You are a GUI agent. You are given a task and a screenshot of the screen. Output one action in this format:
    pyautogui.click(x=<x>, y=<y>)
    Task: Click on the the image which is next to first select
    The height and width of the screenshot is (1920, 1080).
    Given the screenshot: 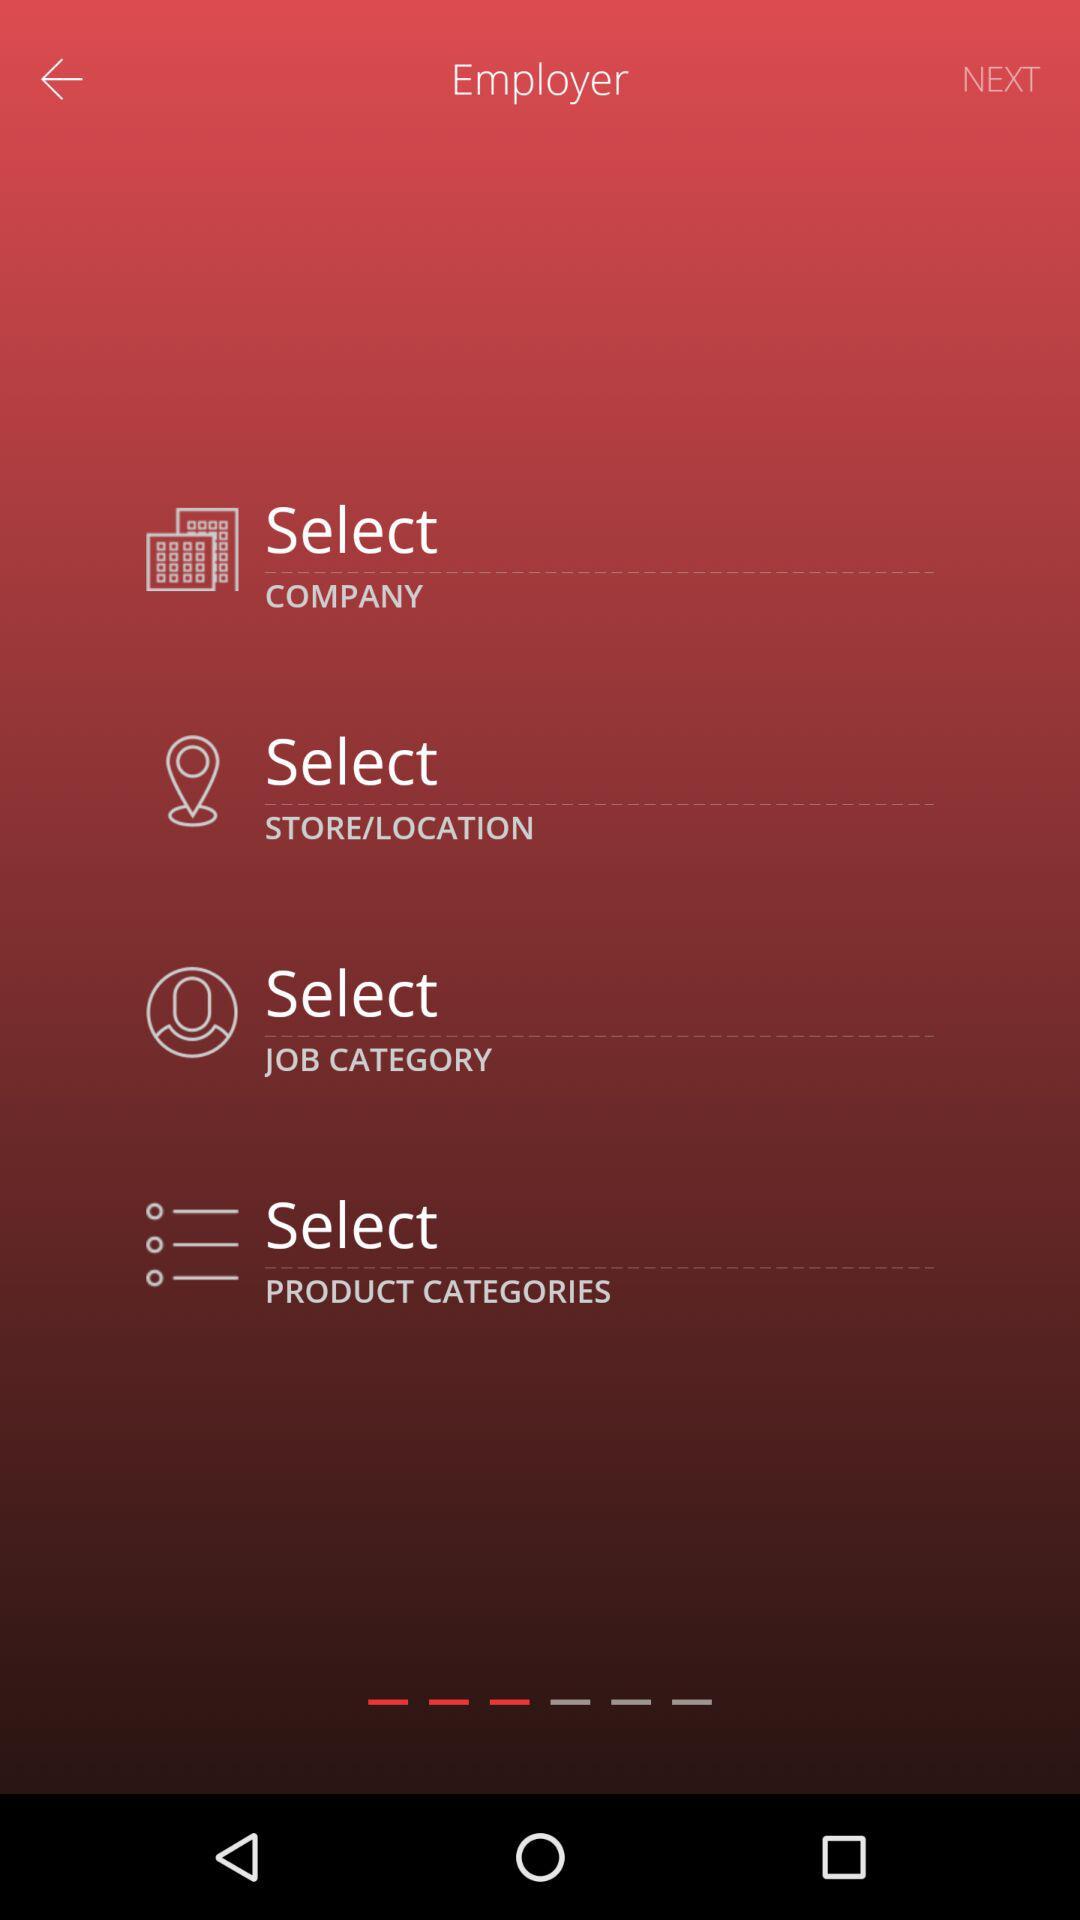 What is the action you would take?
    pyautogui.click(x=192, y=549)
    